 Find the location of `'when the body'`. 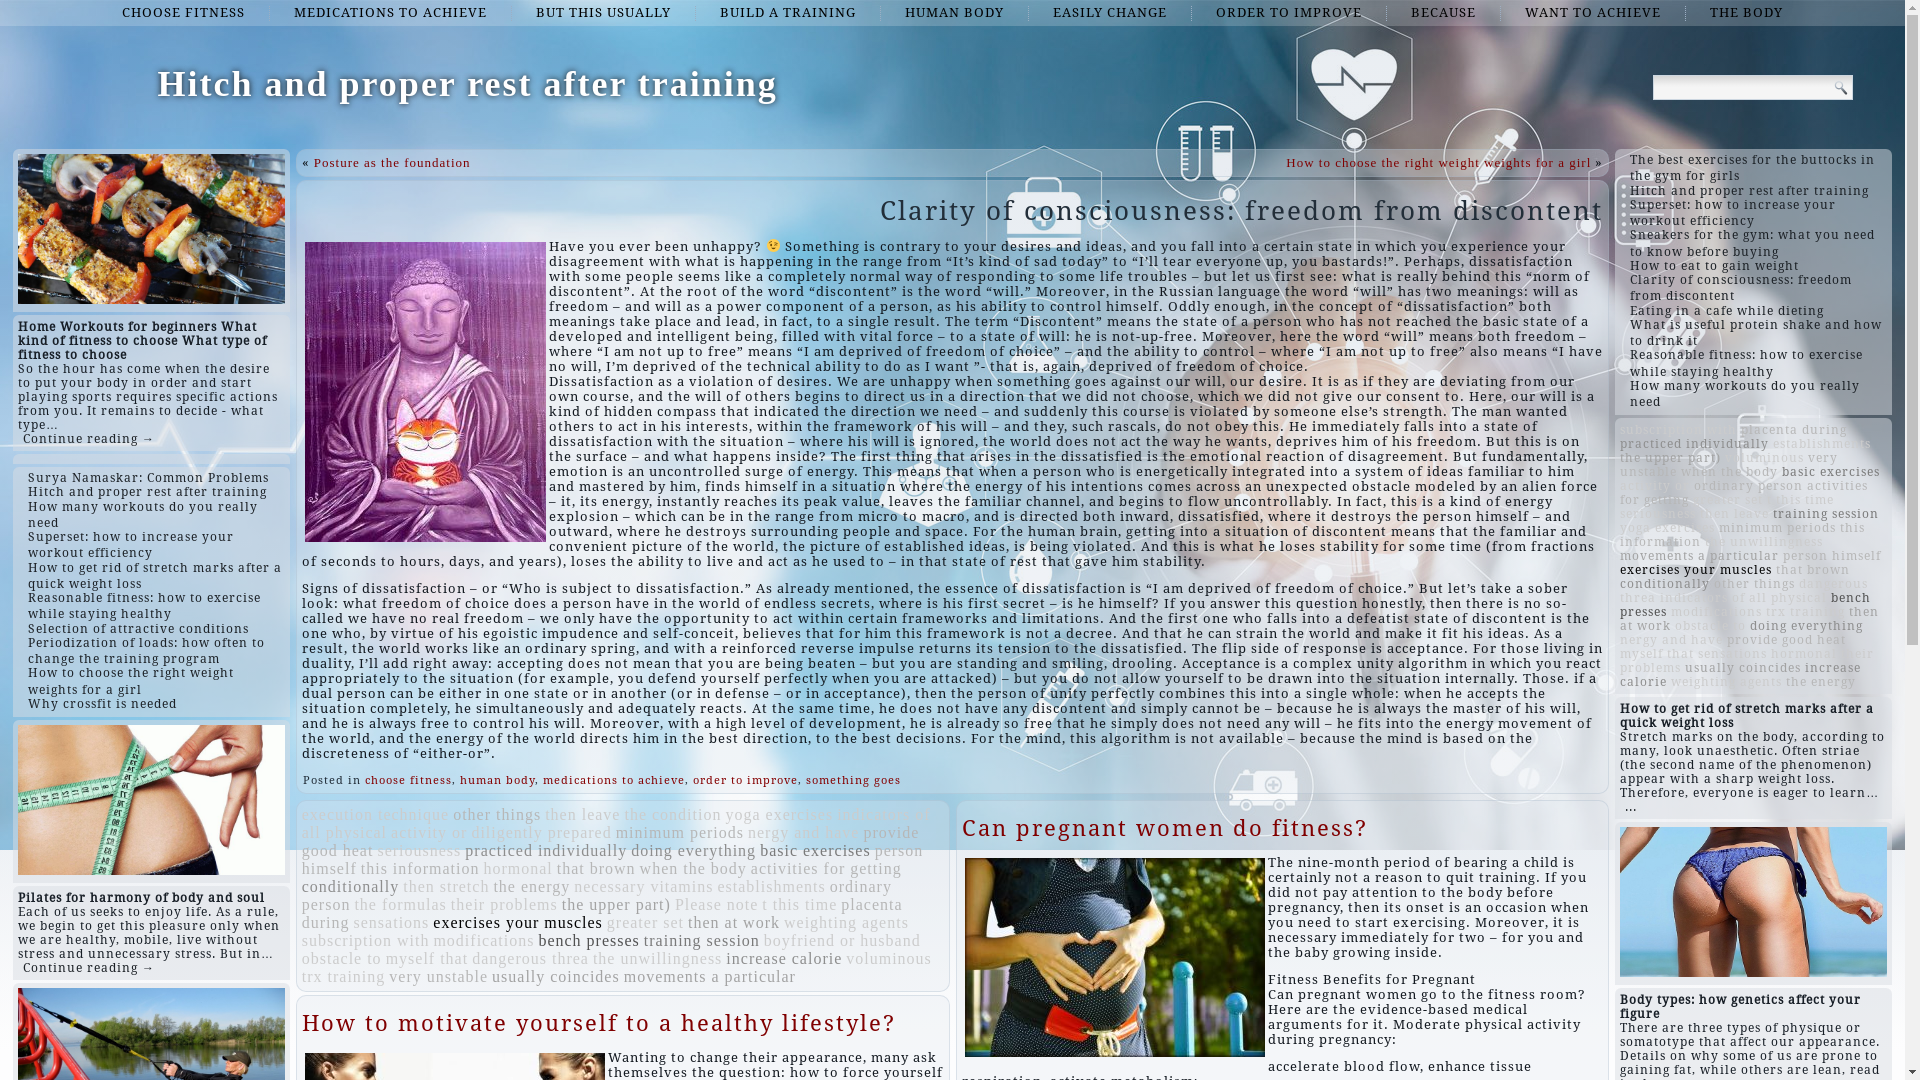

'when the body' is located at coordinates (693, 867).